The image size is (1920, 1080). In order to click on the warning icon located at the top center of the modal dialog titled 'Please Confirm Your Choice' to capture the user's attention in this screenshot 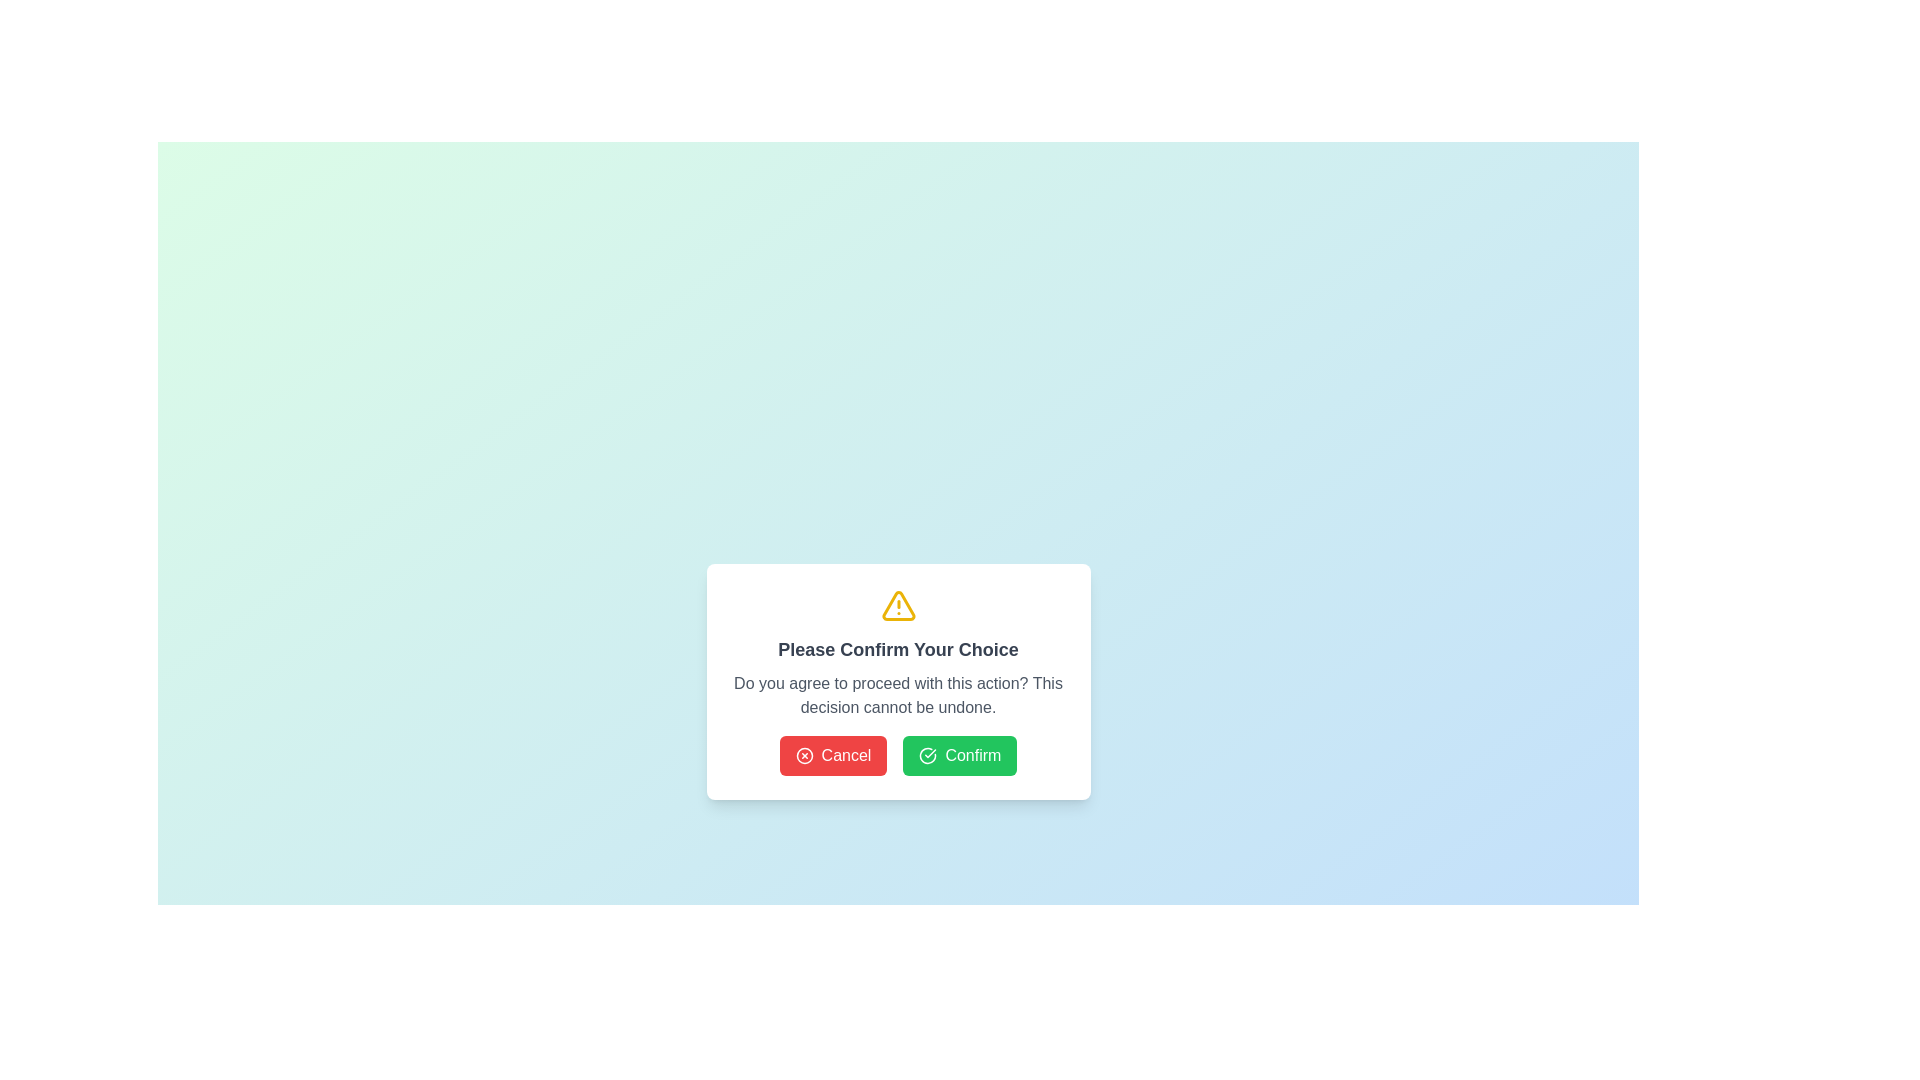, I will do `click(897, 604)`.